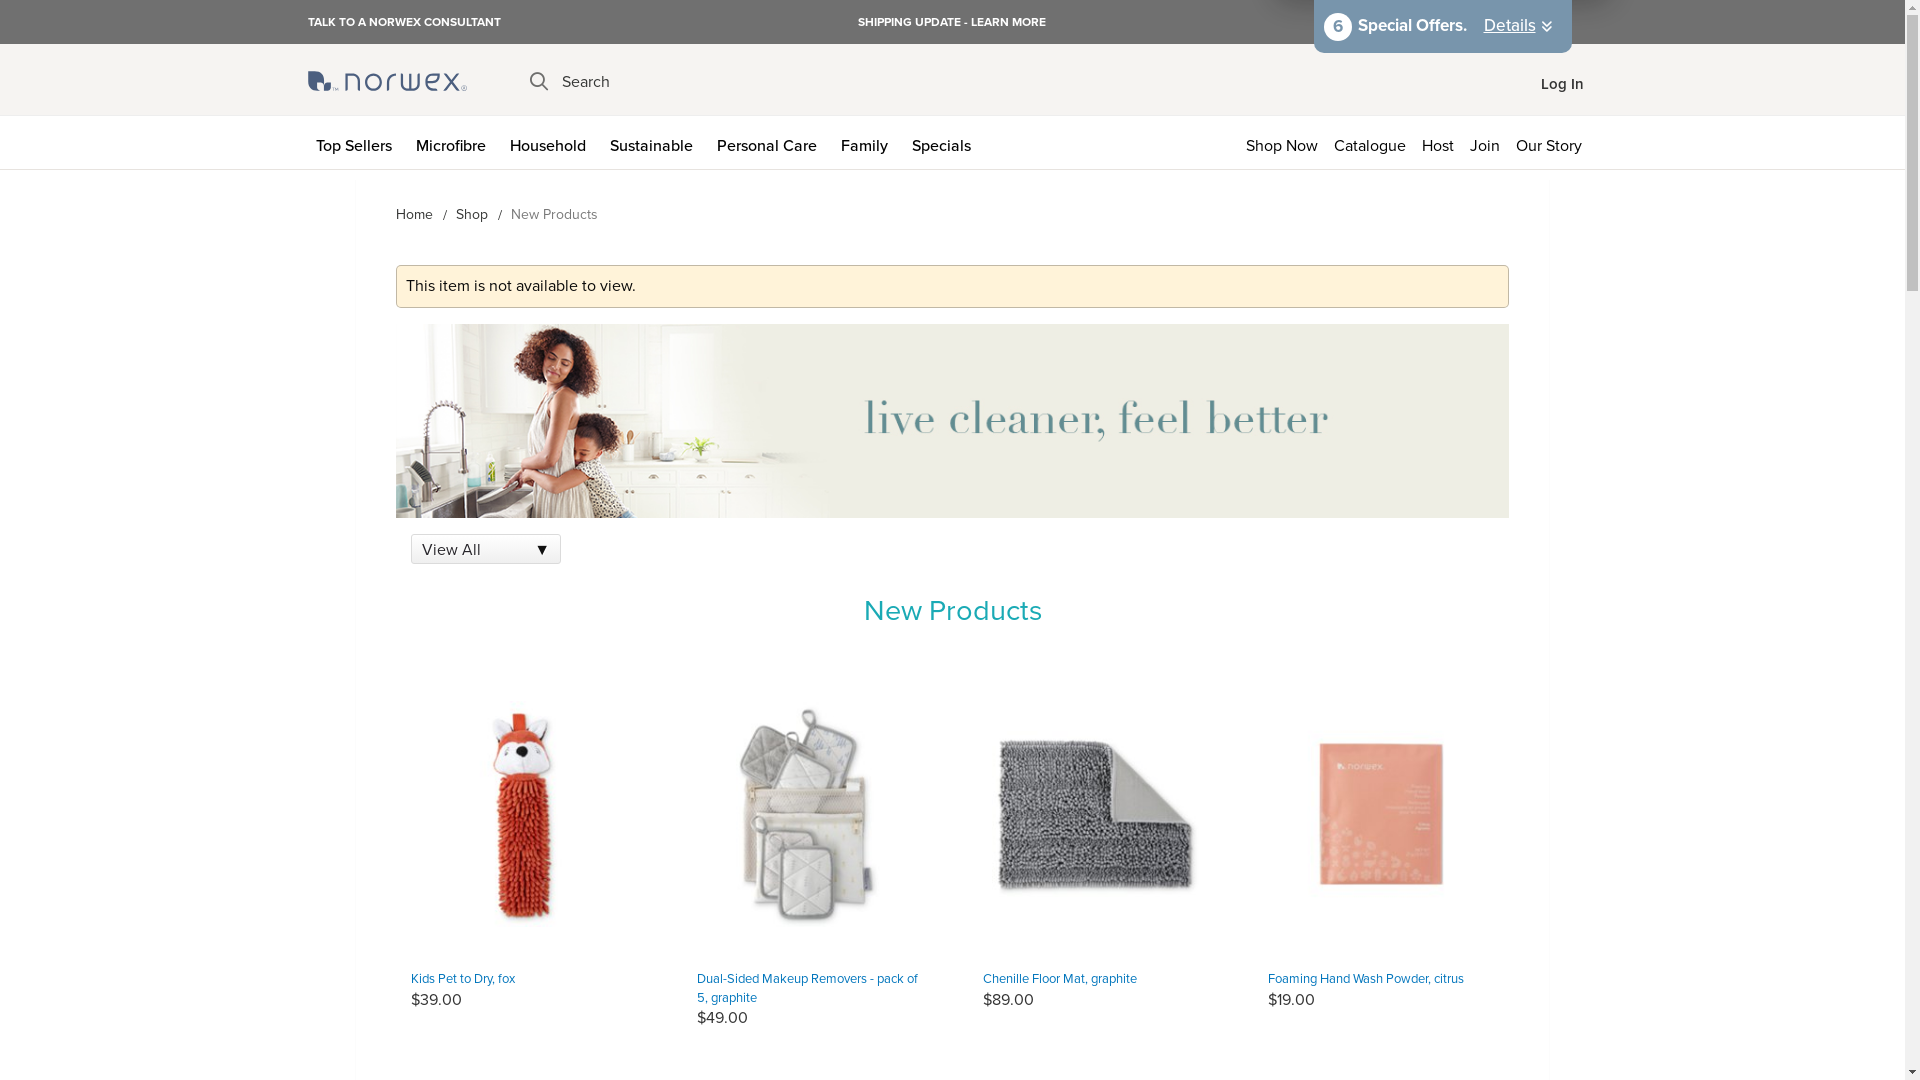  Describe the element at coordinates (403, 20) in the screenshot. I see `'TALK TO A NORWEX CONSULTANT'` at that location.